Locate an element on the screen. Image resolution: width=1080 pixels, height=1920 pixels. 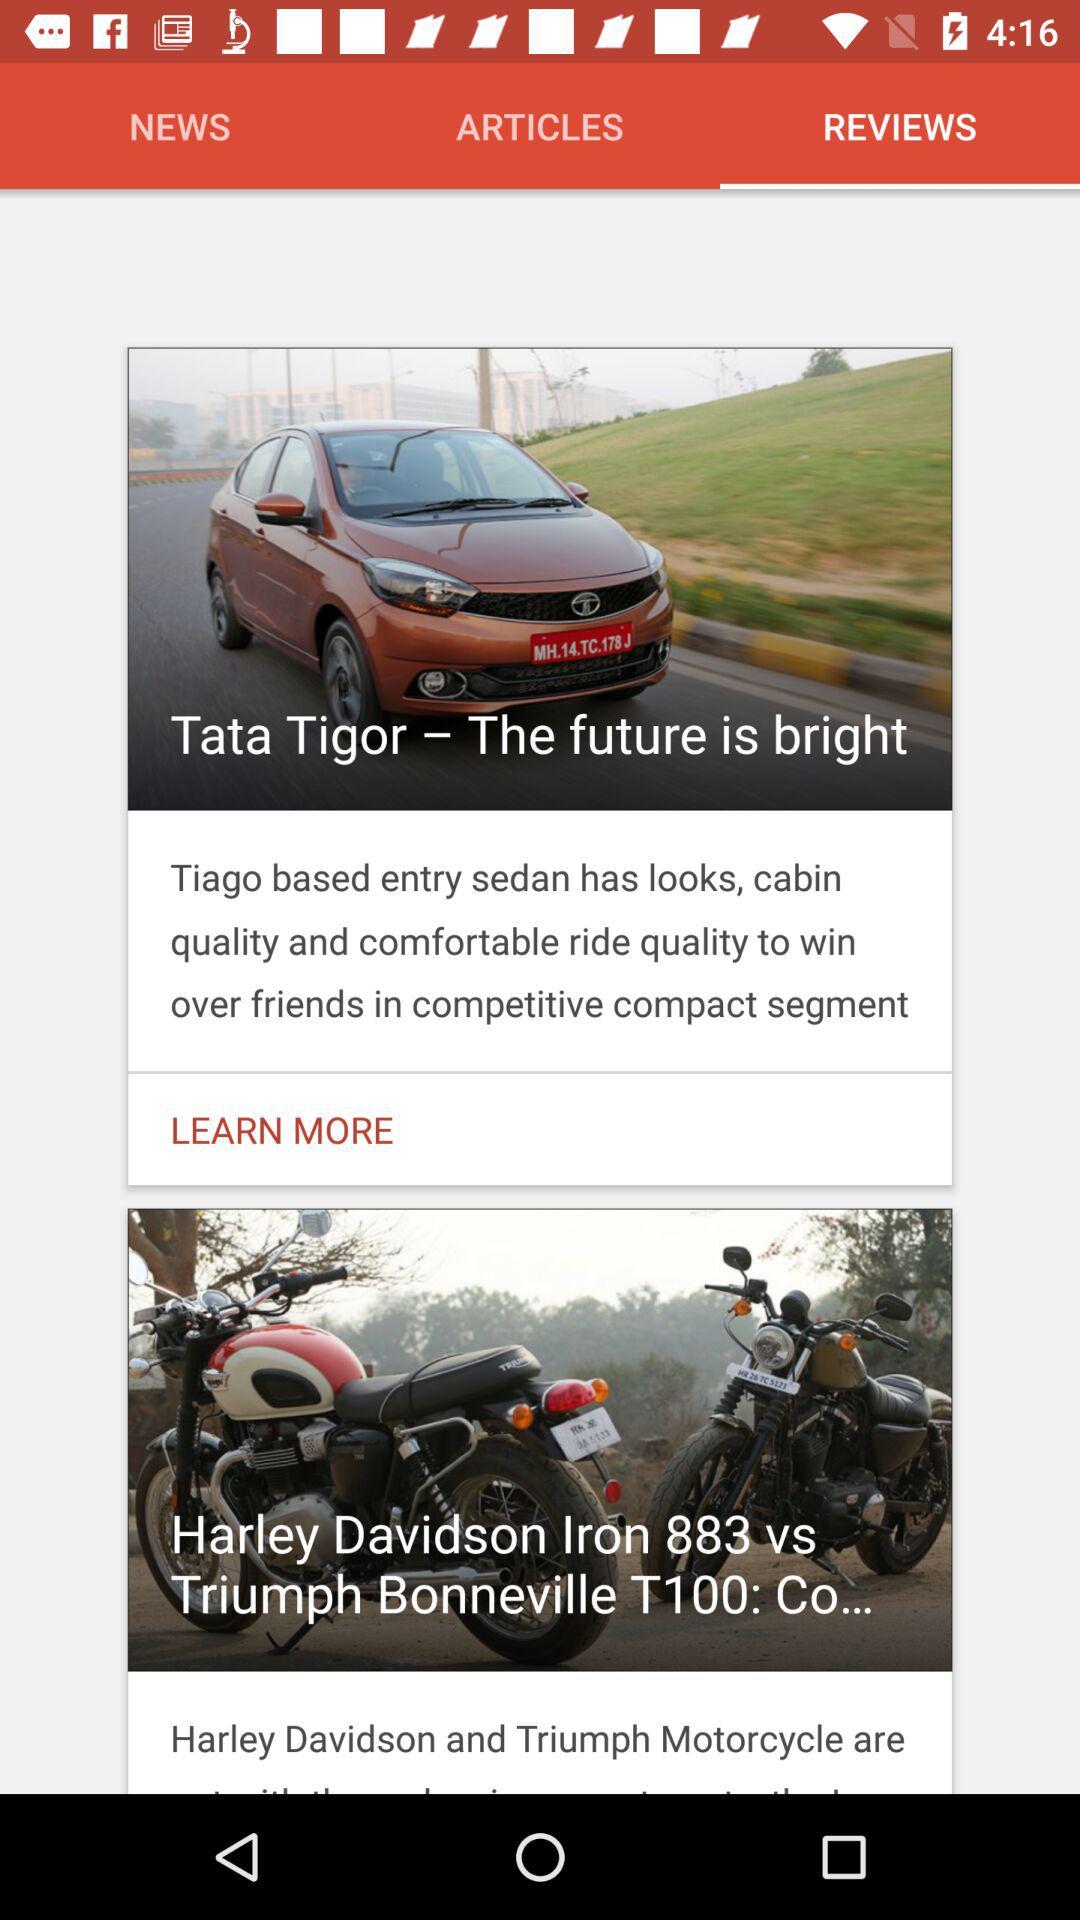
the image above the content is located at coordinates (540, 578).